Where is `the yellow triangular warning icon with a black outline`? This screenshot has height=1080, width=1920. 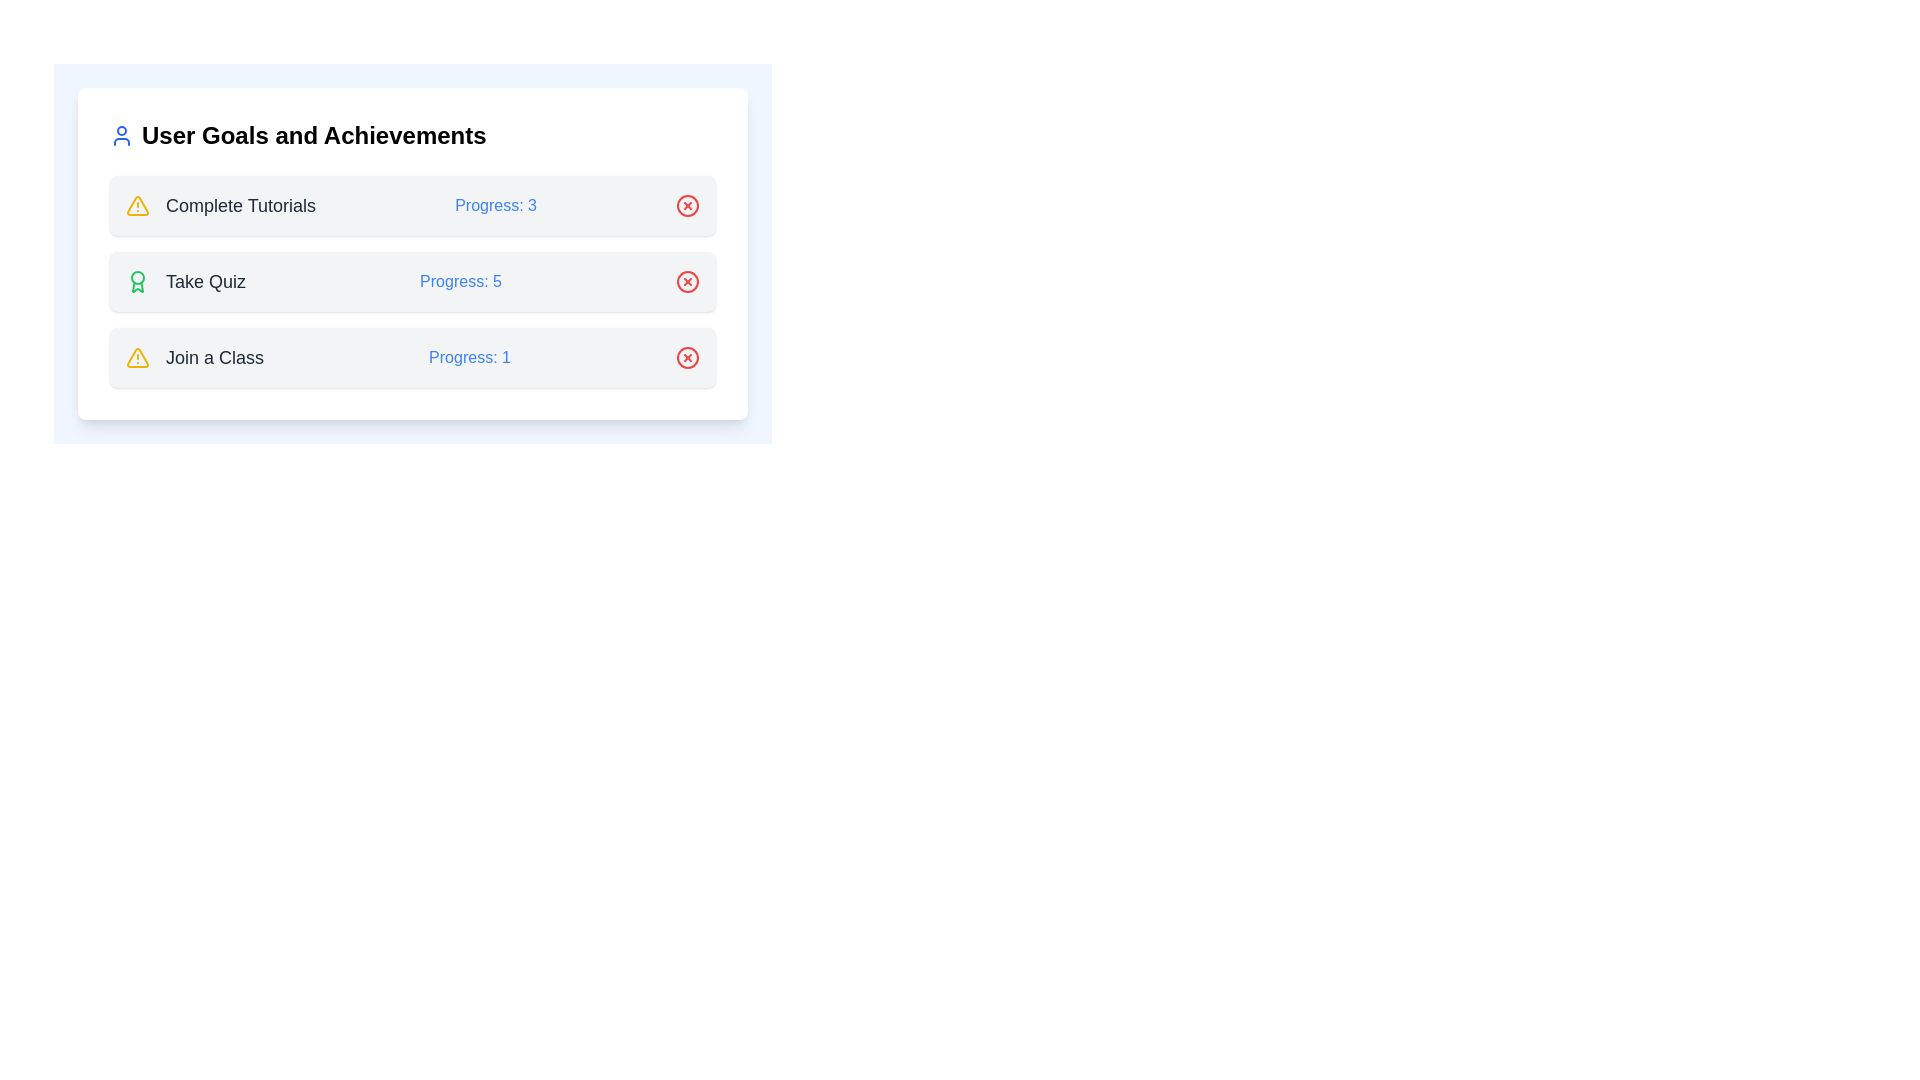 the yellow triangular warning icon with a black outline is located at coordinates (137, 357).